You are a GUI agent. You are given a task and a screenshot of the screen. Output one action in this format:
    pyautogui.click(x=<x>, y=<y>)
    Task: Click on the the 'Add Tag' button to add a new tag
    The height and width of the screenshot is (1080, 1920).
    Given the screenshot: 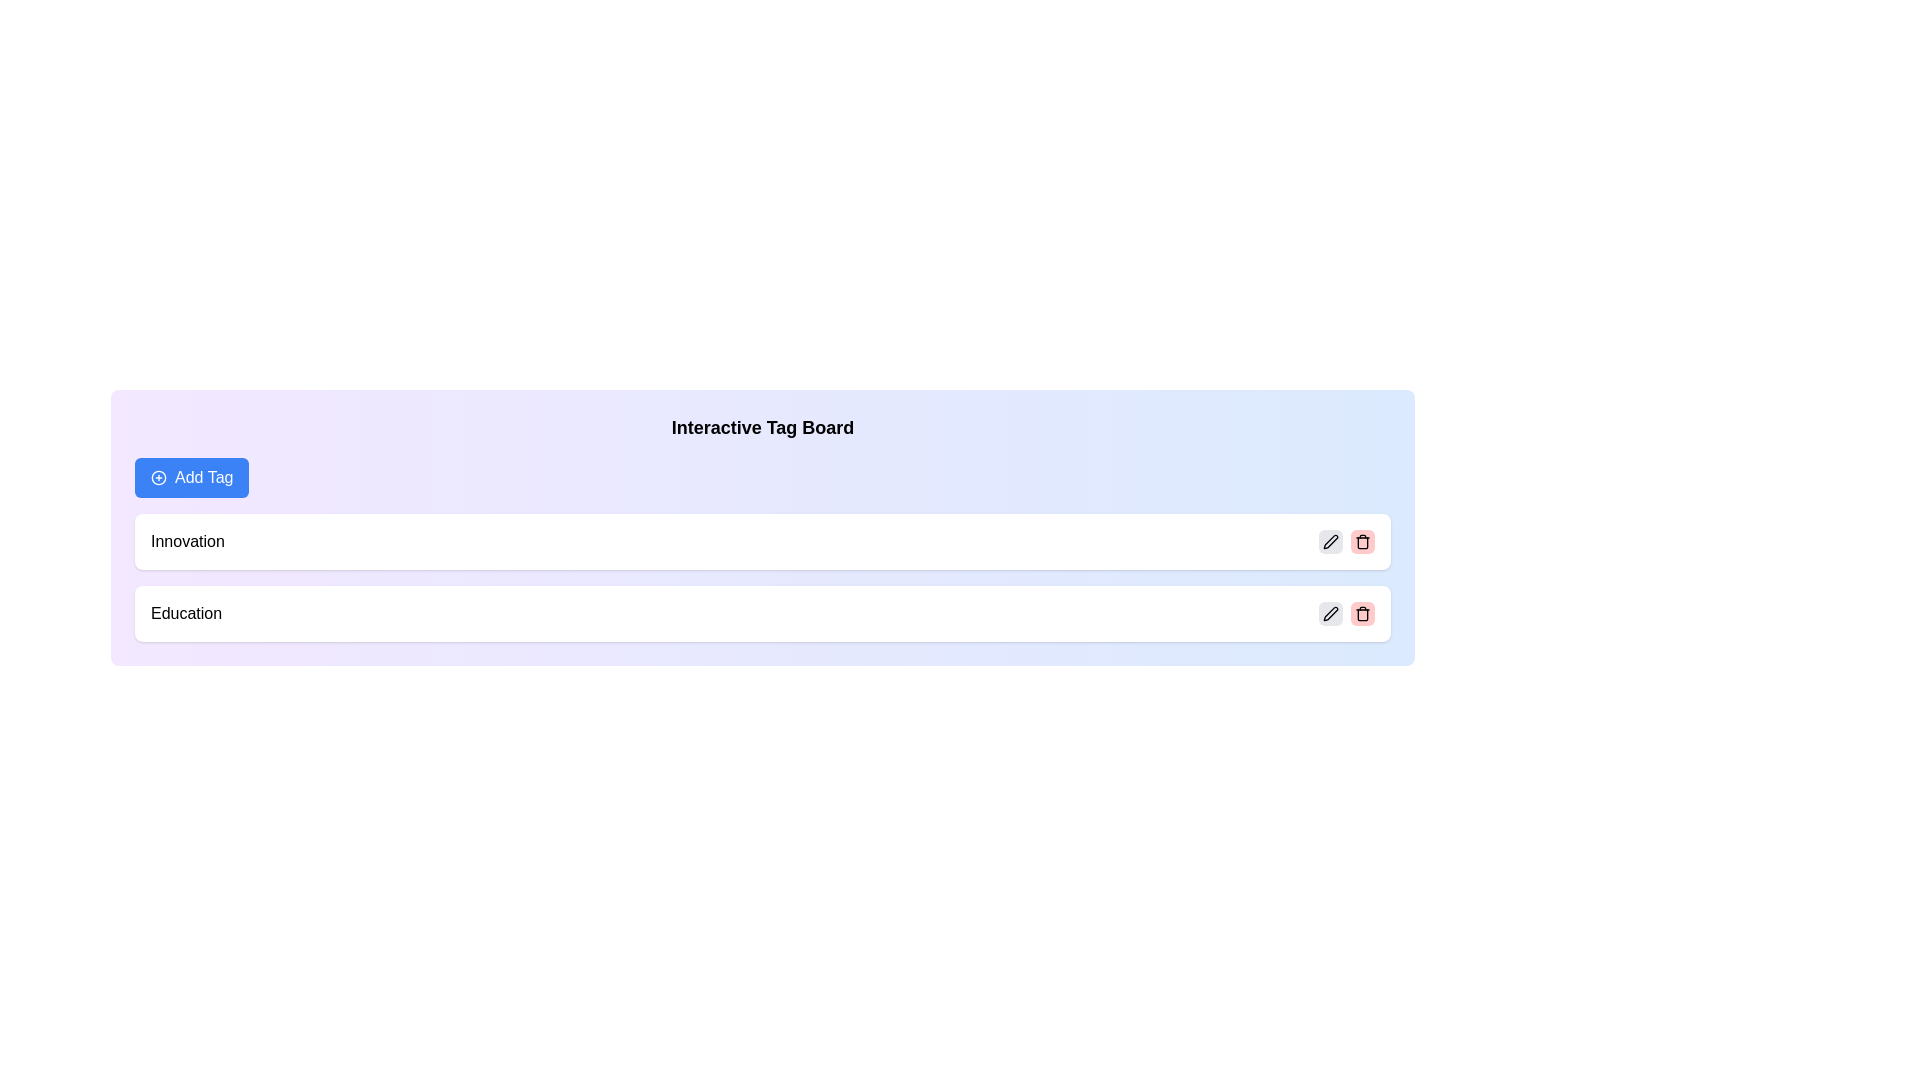 What is the action you would take?
    pyautogui.click(x=192, y=478)
    